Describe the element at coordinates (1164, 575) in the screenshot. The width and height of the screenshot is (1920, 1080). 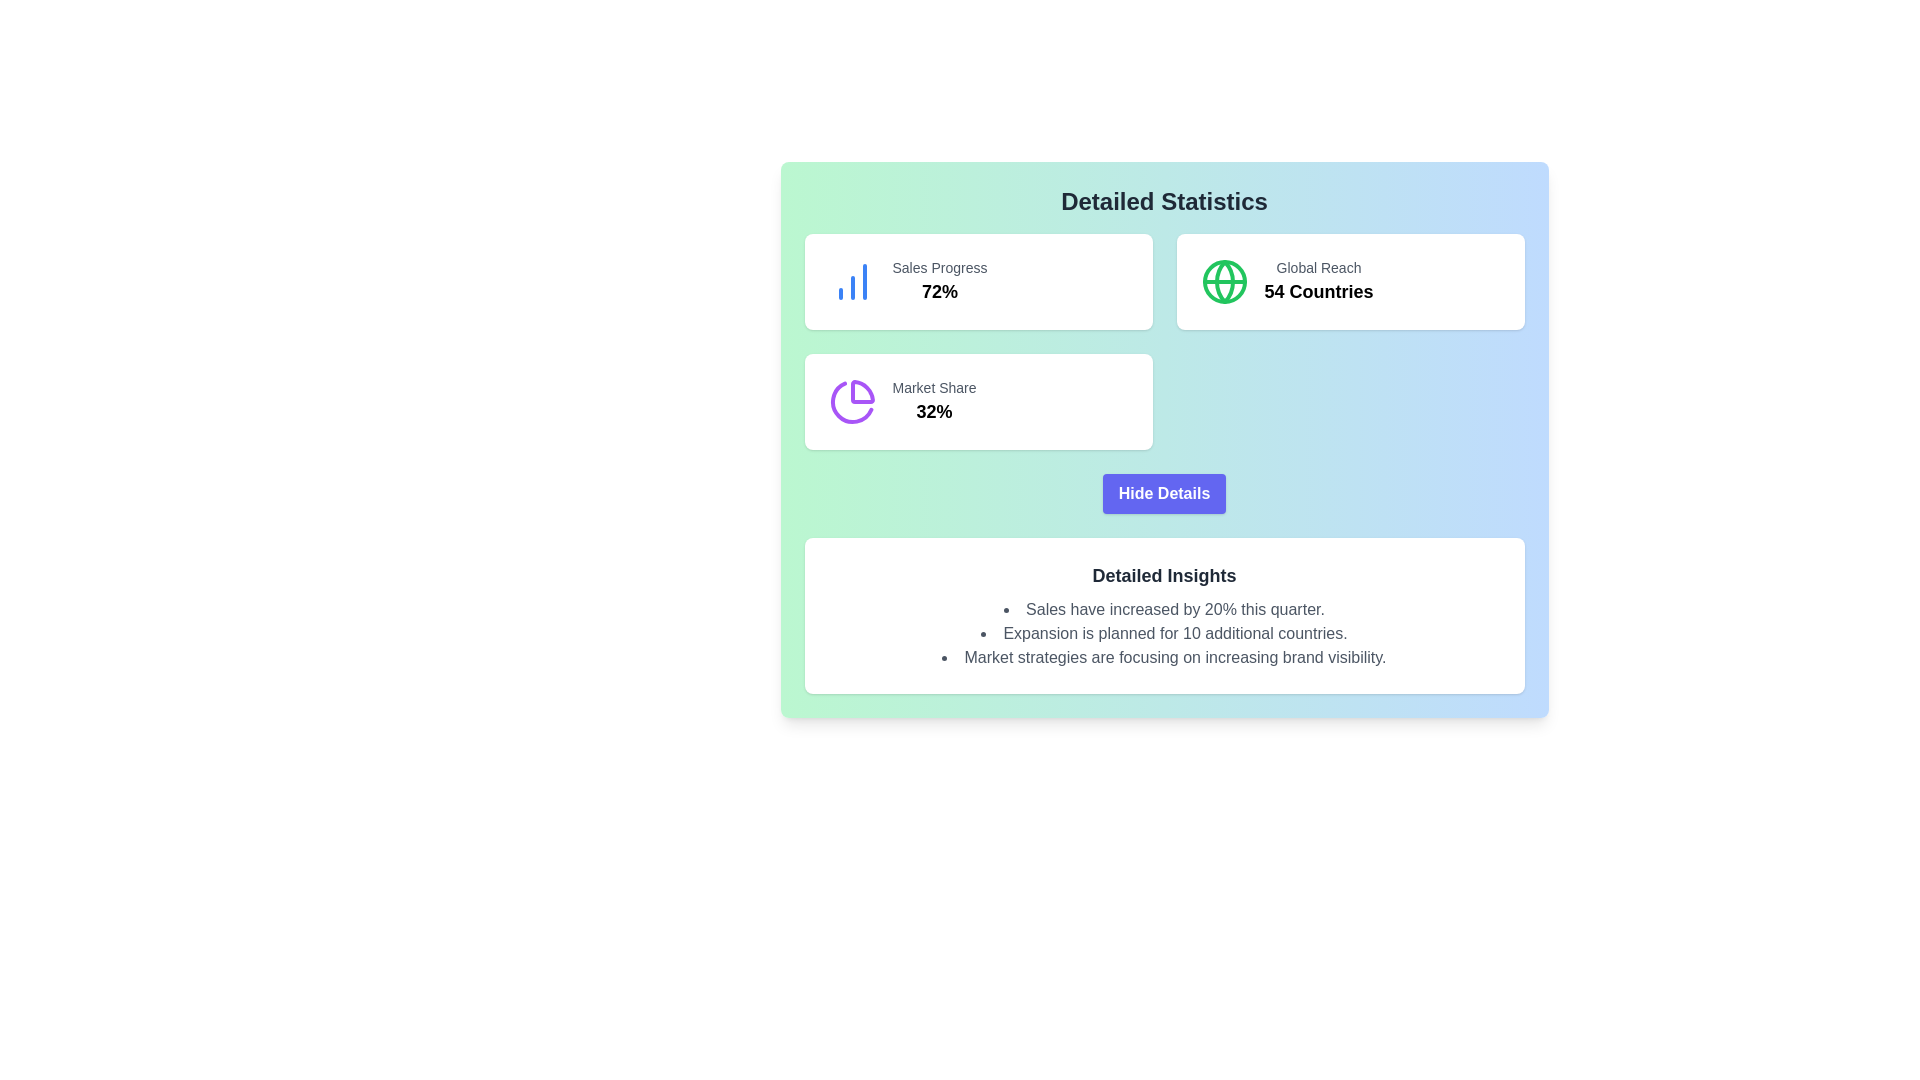
I see `the text label heading that introduces and segments the following content, located within a white card below the 'Hide Details' button` at that location.